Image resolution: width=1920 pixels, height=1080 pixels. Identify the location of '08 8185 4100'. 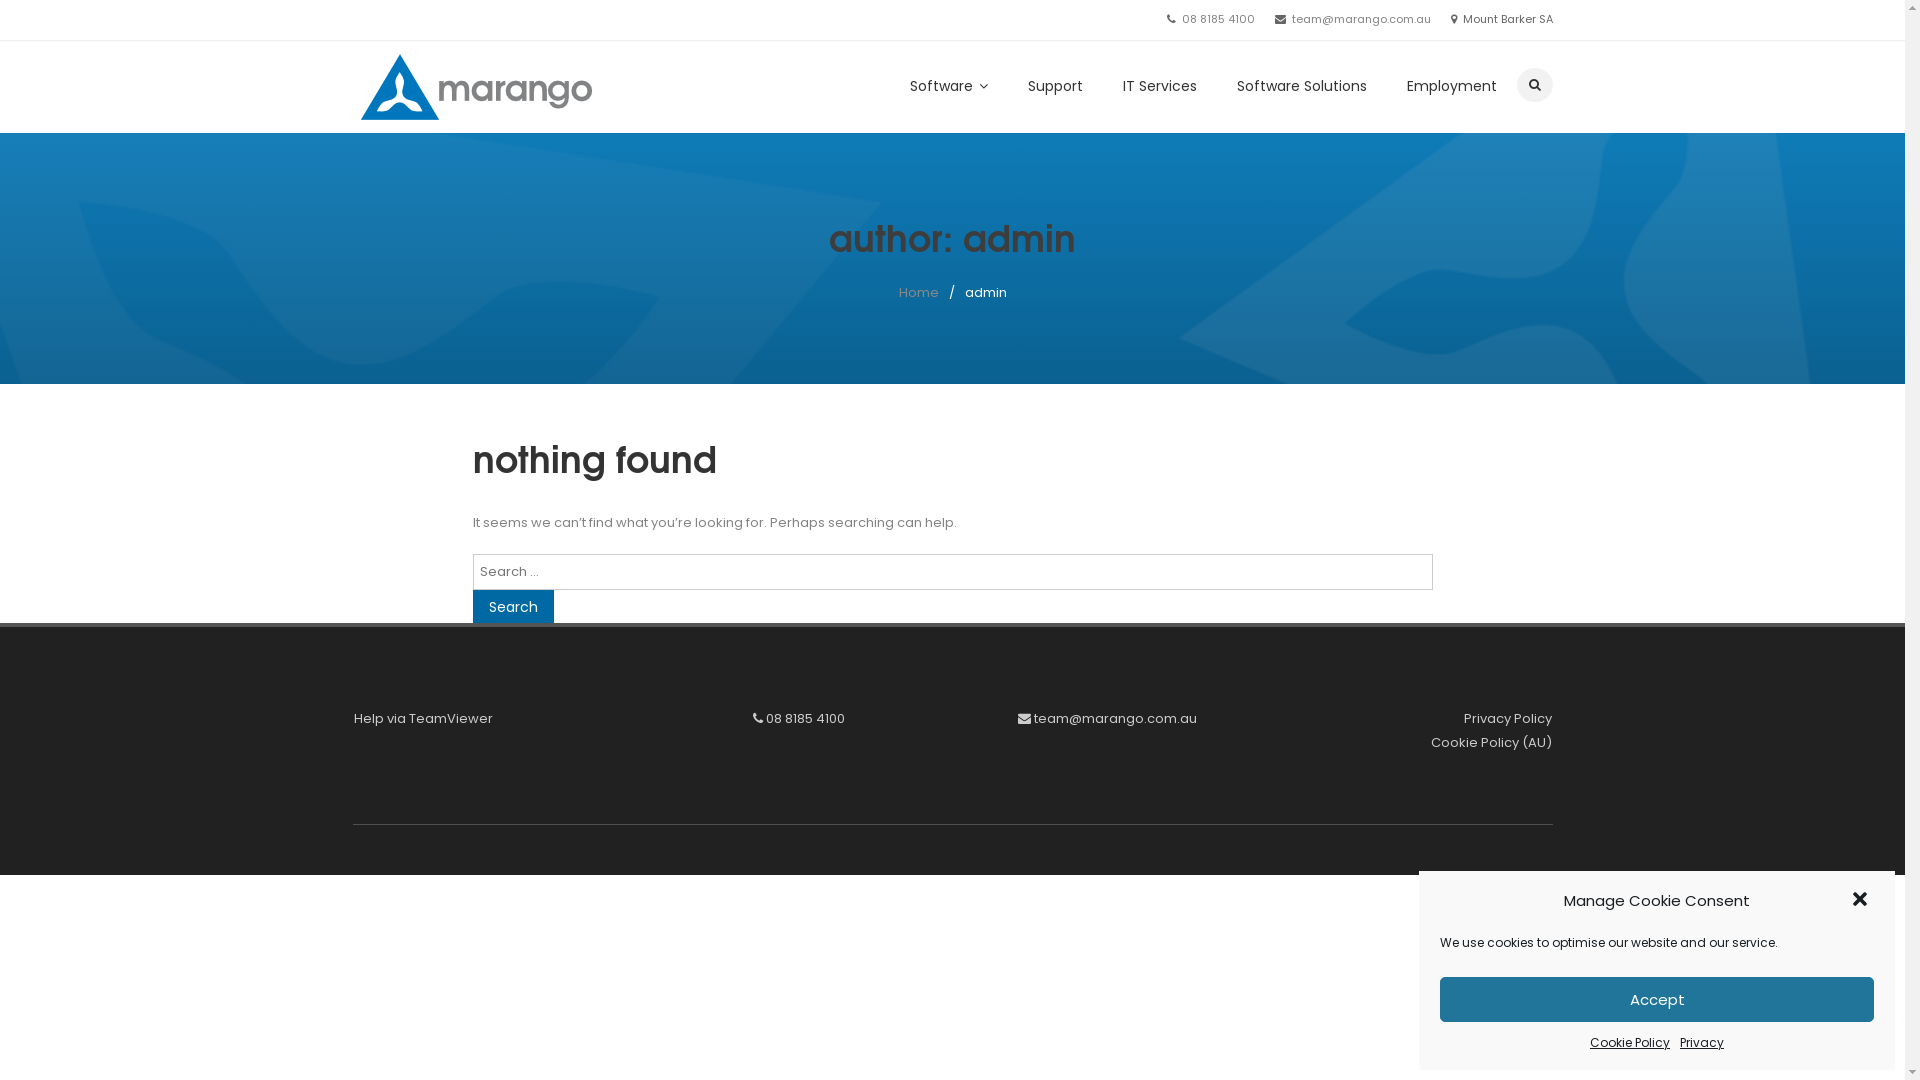
(1217, 19).